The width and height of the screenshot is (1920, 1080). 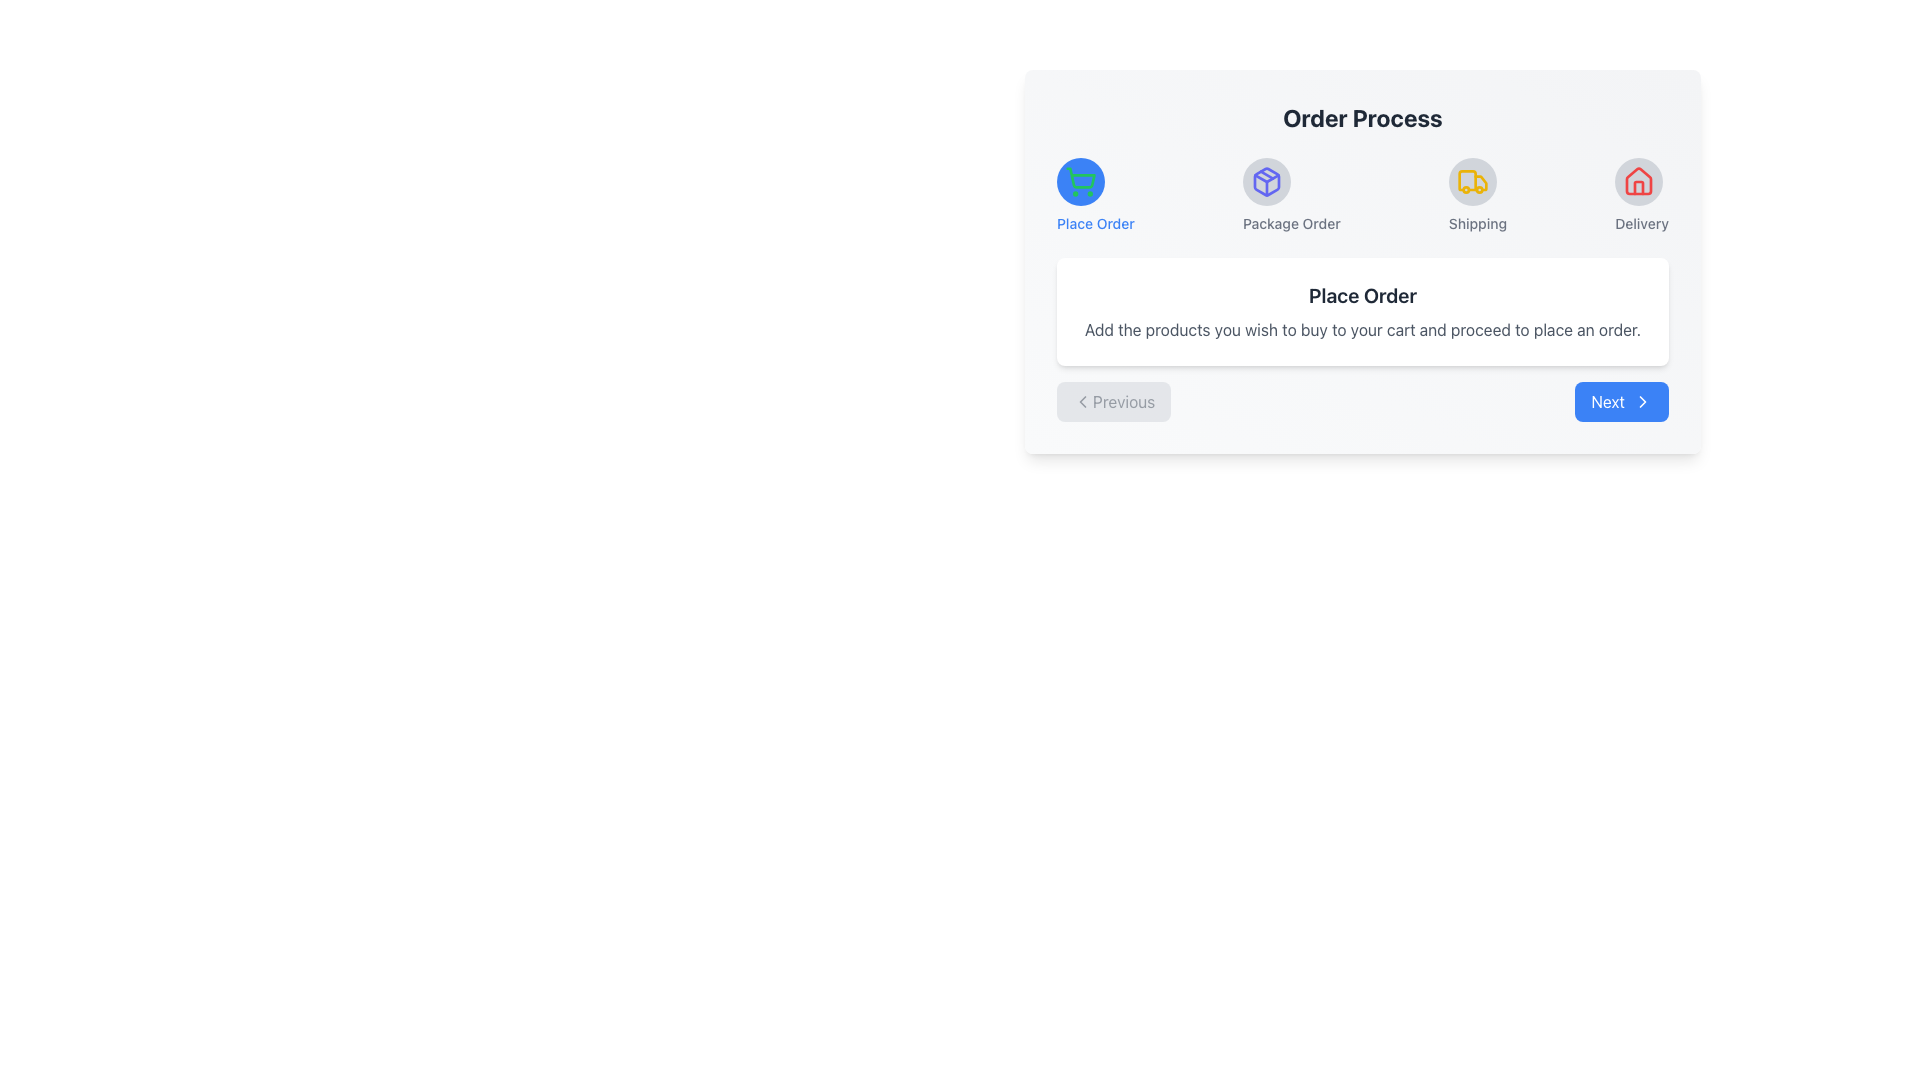 I want to click on the blue circular icon with a green shopping cart symbol above the text 'Place Order', so click(x=1094, y=196).